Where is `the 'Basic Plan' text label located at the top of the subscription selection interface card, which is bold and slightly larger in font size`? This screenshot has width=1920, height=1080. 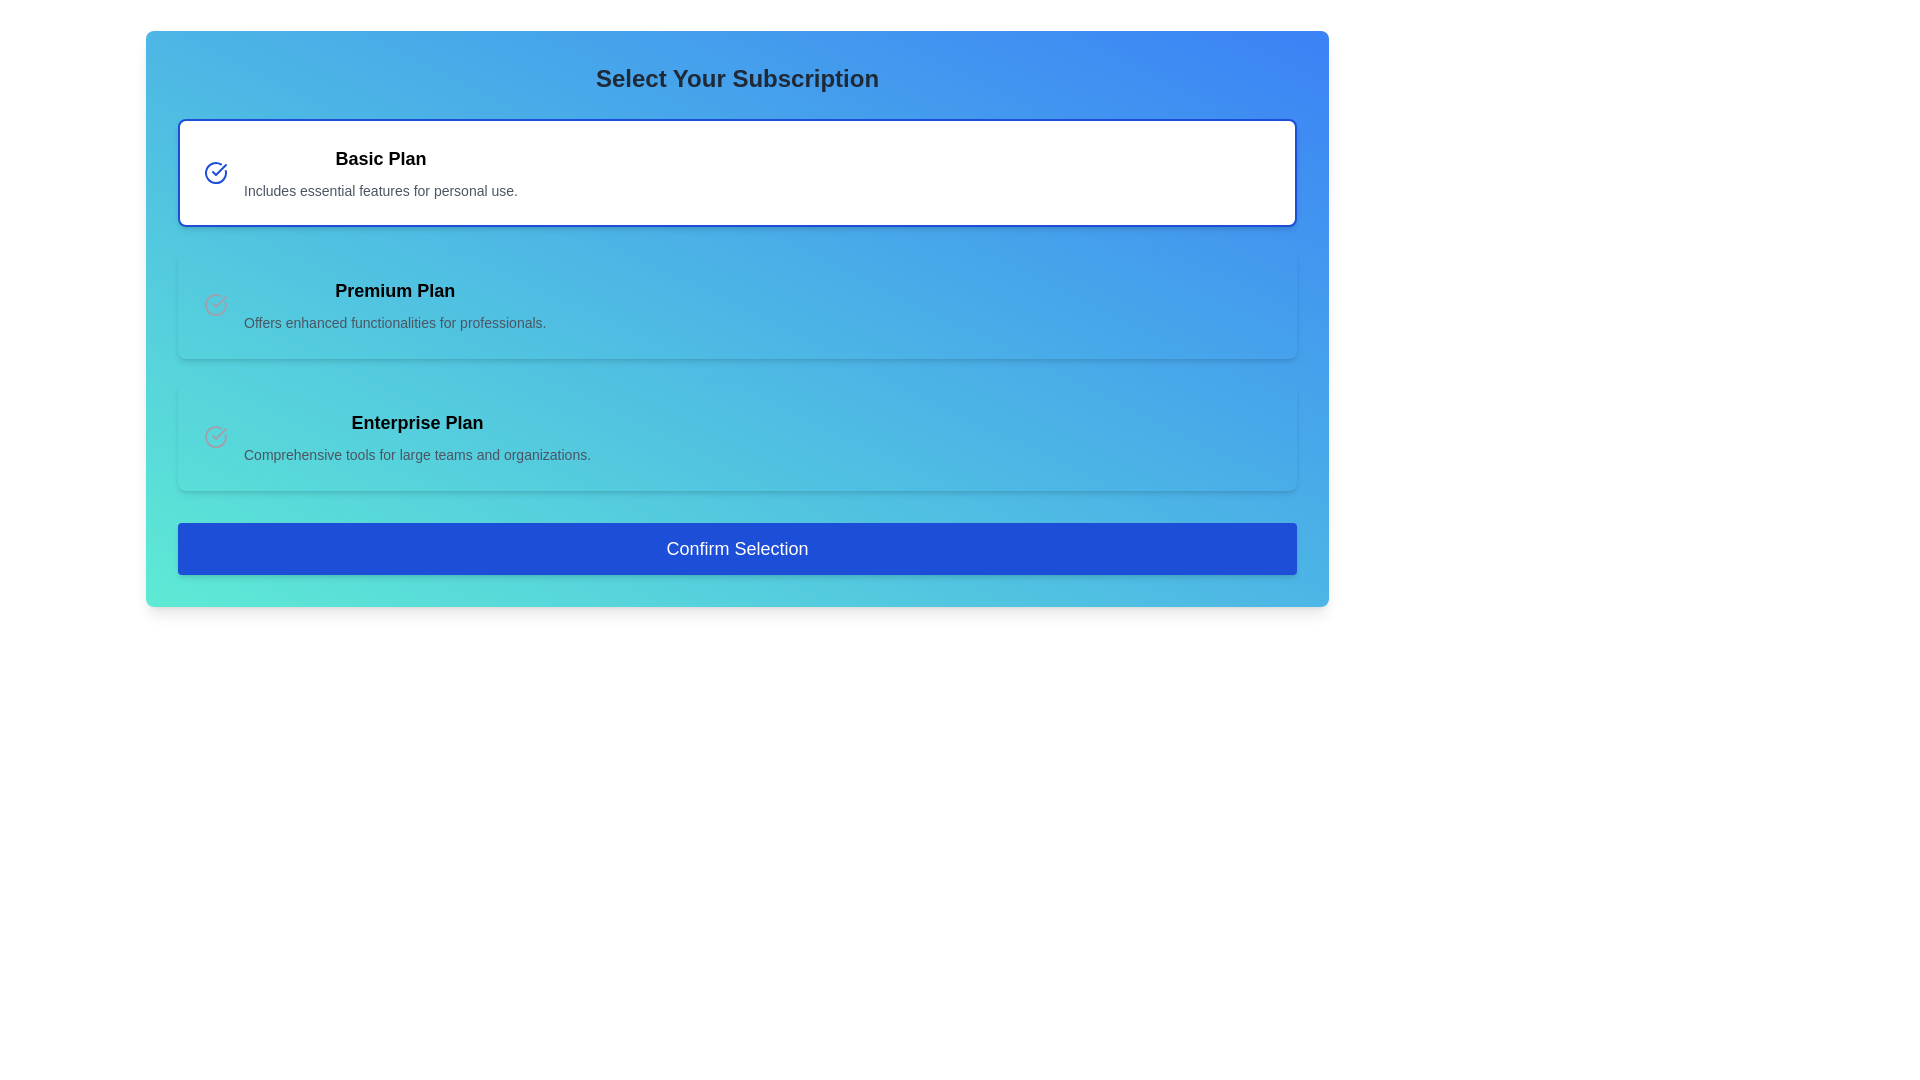
the 'Basic Plan' text label located at the top of the subscription selection interface card, which is bold and slightly larger in font size is located at coordinates (380, 157).